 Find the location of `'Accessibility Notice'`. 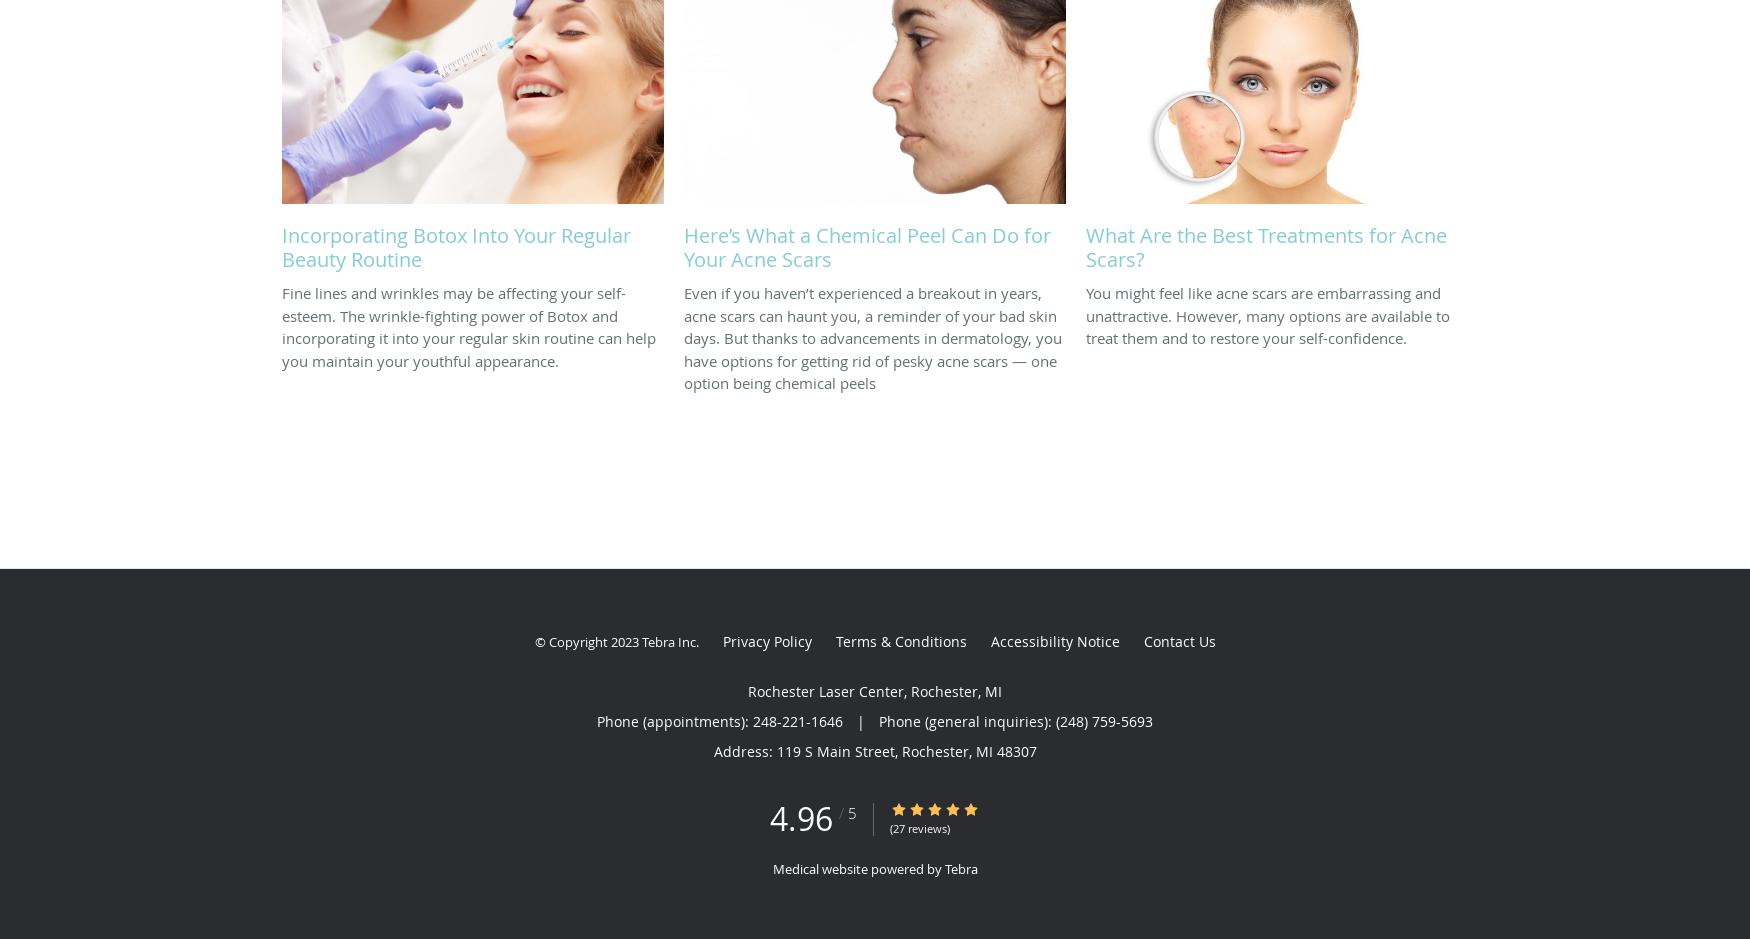

'Accessibility Notice' is located at coordinates (1053, 640).